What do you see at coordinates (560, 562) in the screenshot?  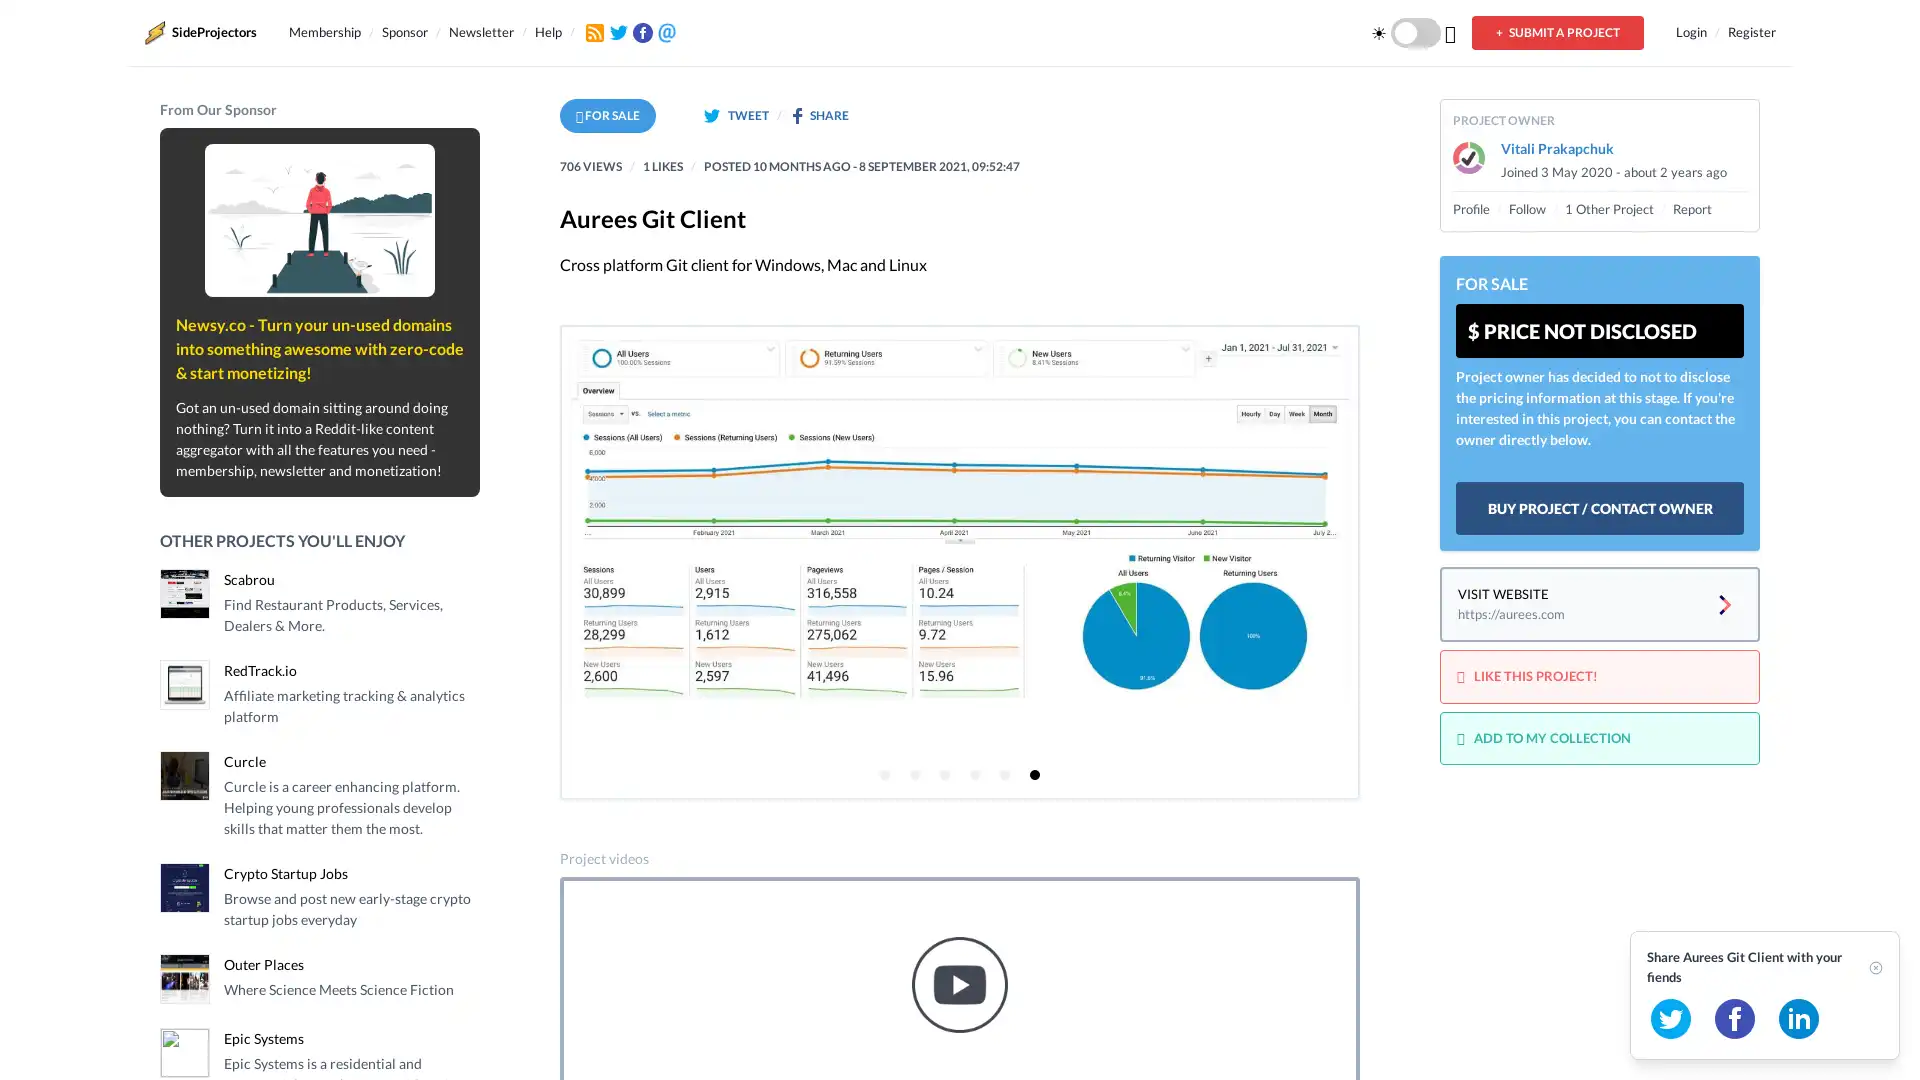 I see `Previous page` at bounding box center [560, 562].